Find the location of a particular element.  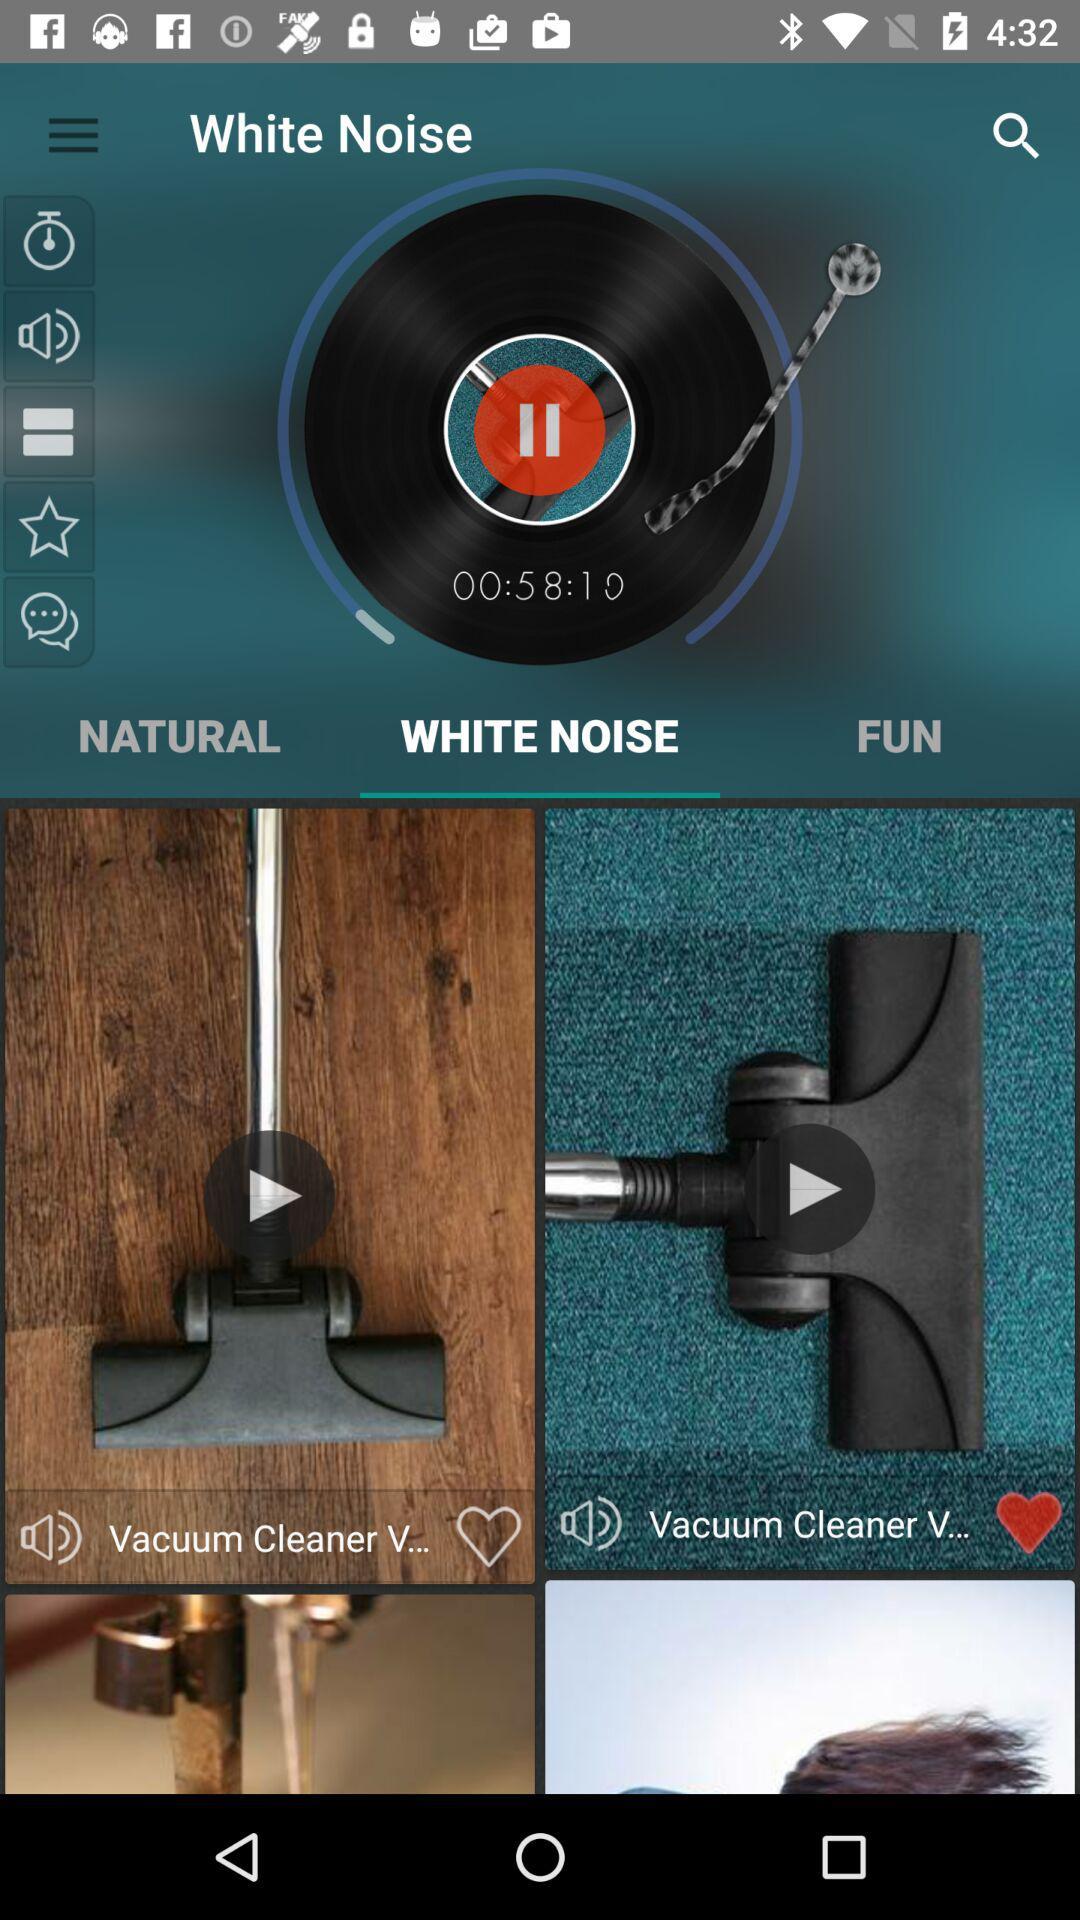

the time icon is located at coordinates (48, 240).